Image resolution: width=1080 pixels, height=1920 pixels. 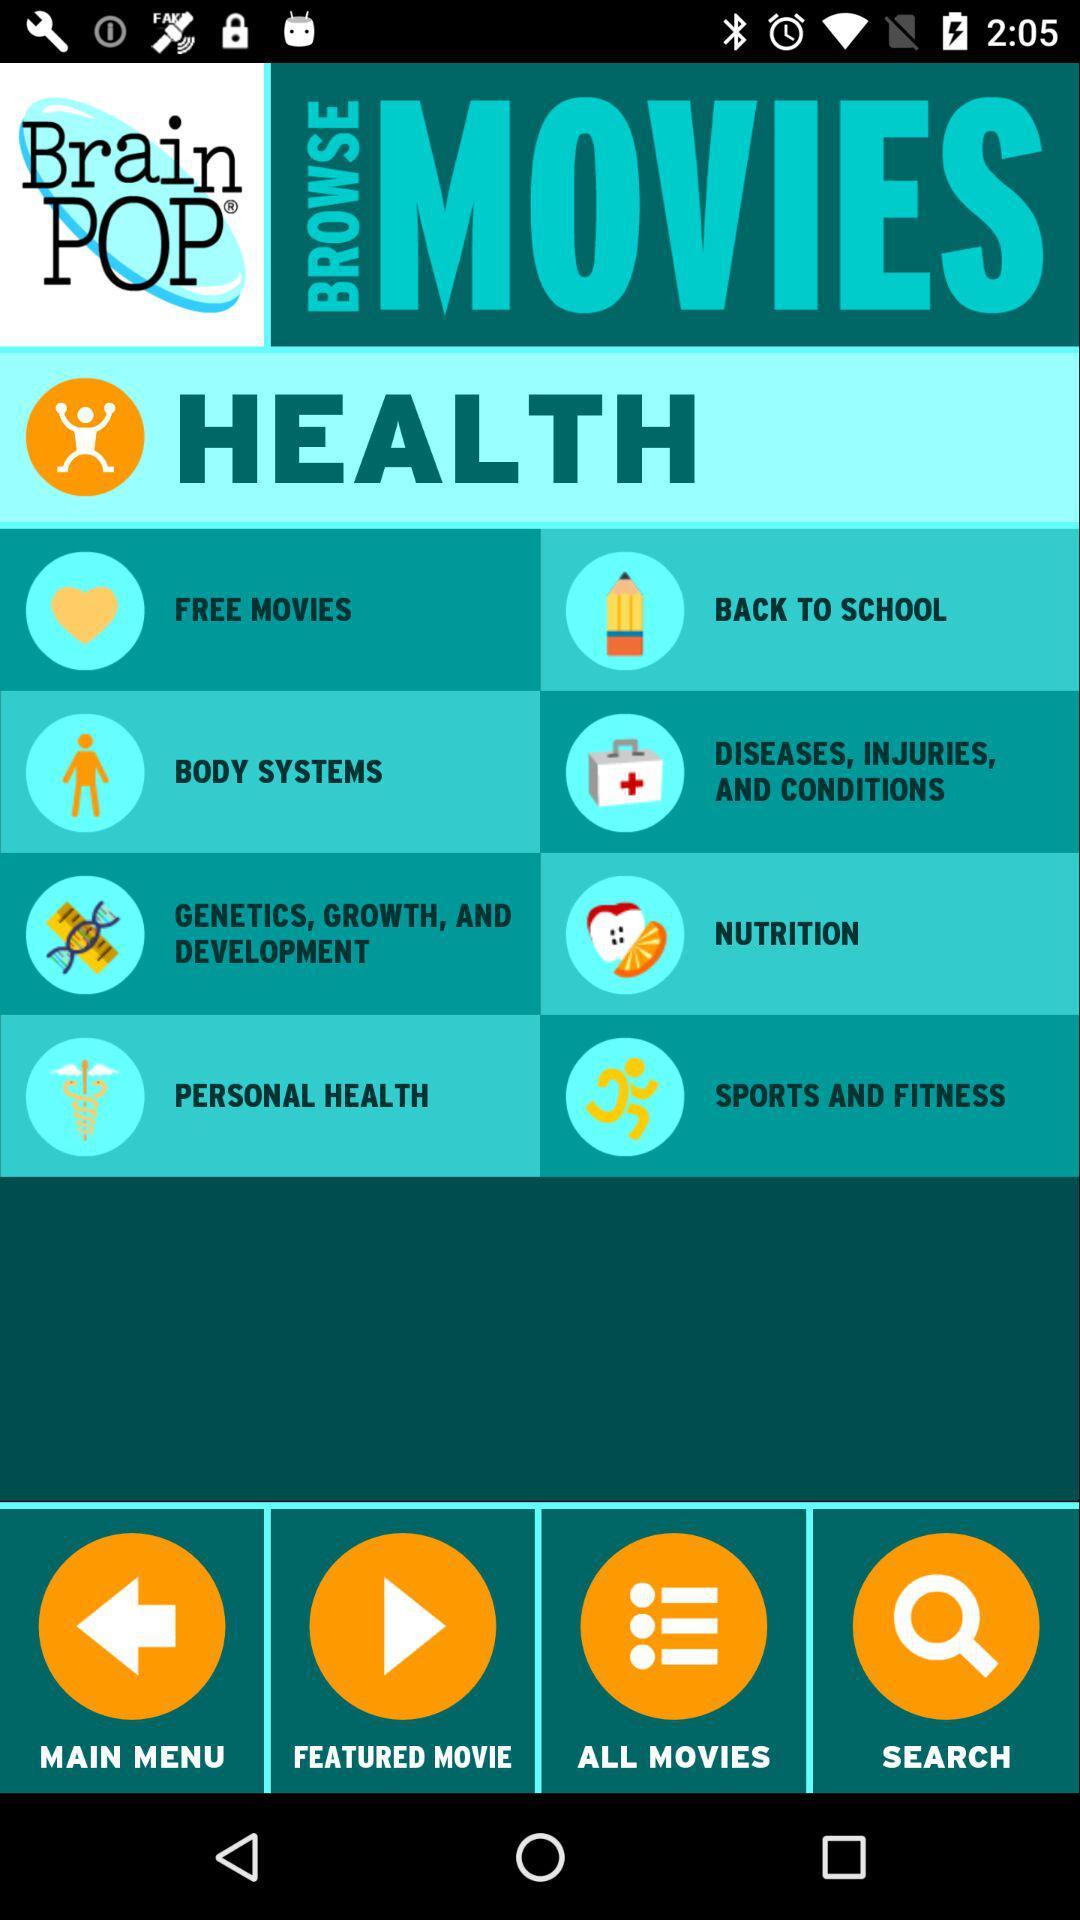 I want to click on item below diseases injuries and, so click(x=882, y=932).